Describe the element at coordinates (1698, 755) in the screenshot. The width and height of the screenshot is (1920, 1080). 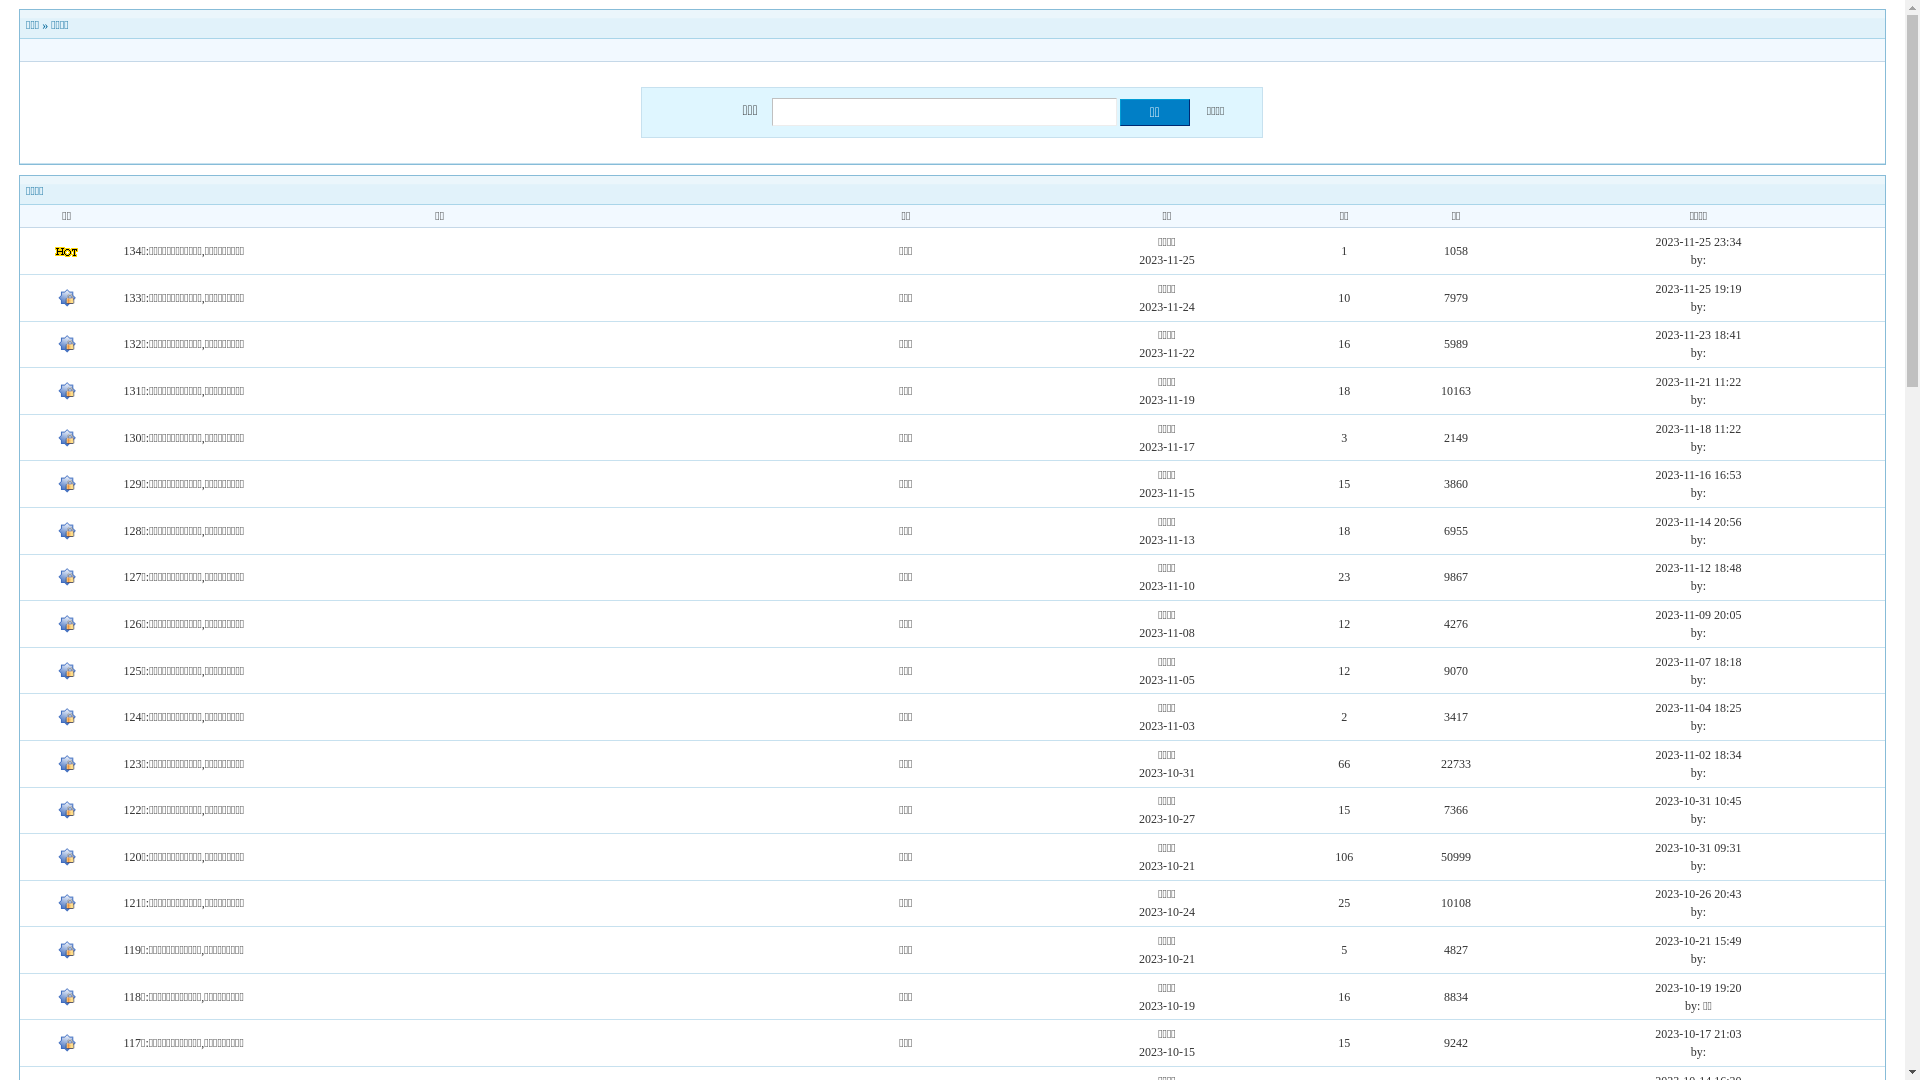
I see `'2023-11-02 18:34'` at that location.